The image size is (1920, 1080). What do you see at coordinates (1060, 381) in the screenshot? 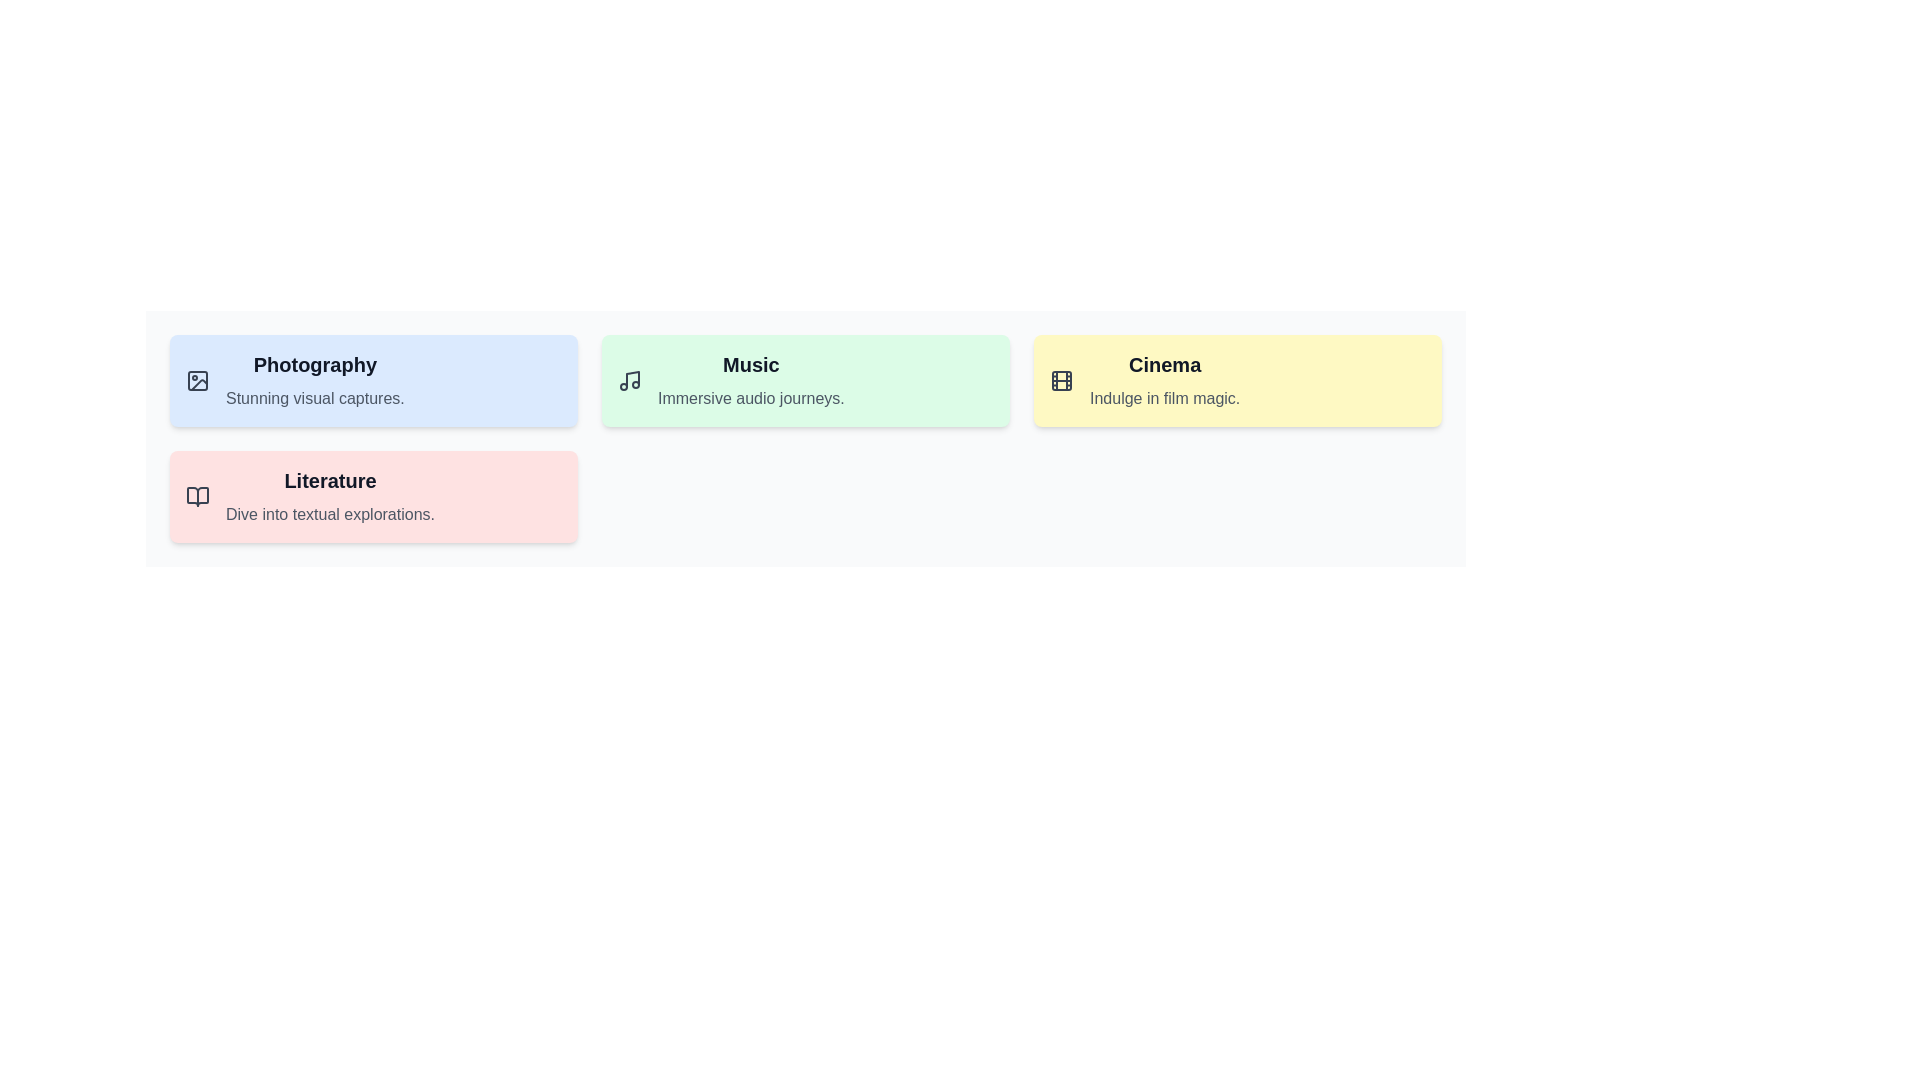
I see `the central rectangle of the film reel icon representing the 'Cinema' section, which visually symbolizes film and movies` at bounding box center [1060, 381].